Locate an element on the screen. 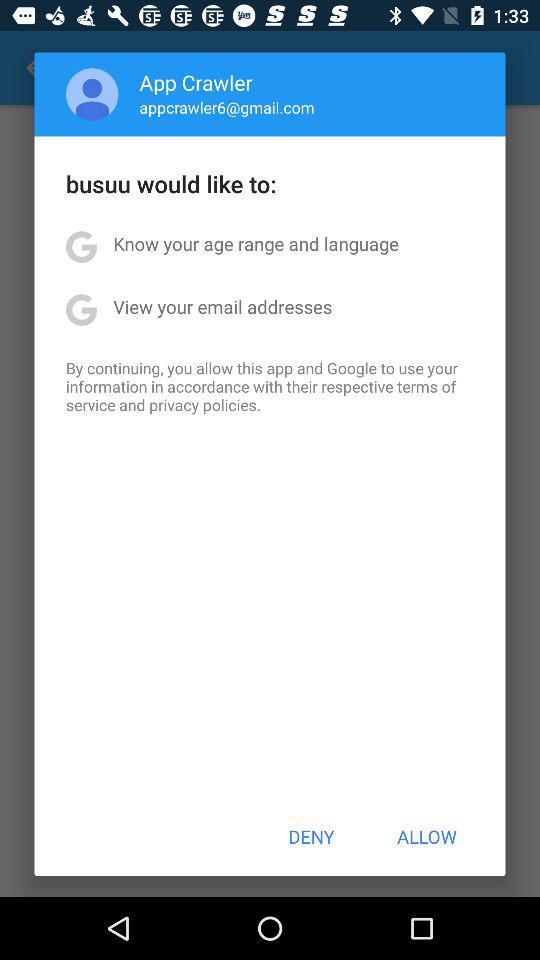 The image size is (540, 960). appcrawler6@gmail.com is located at coordinates (226, 107).